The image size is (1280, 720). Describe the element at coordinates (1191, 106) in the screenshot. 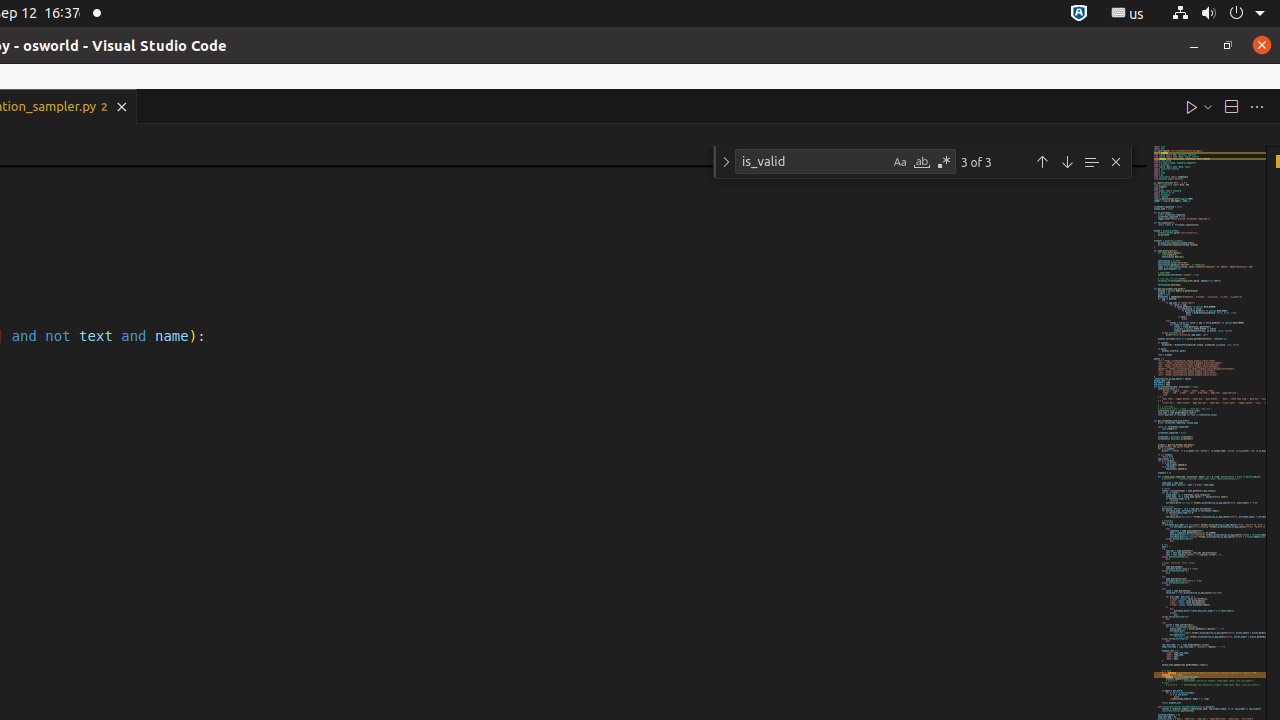

I see `'Run Python File'` at that location.